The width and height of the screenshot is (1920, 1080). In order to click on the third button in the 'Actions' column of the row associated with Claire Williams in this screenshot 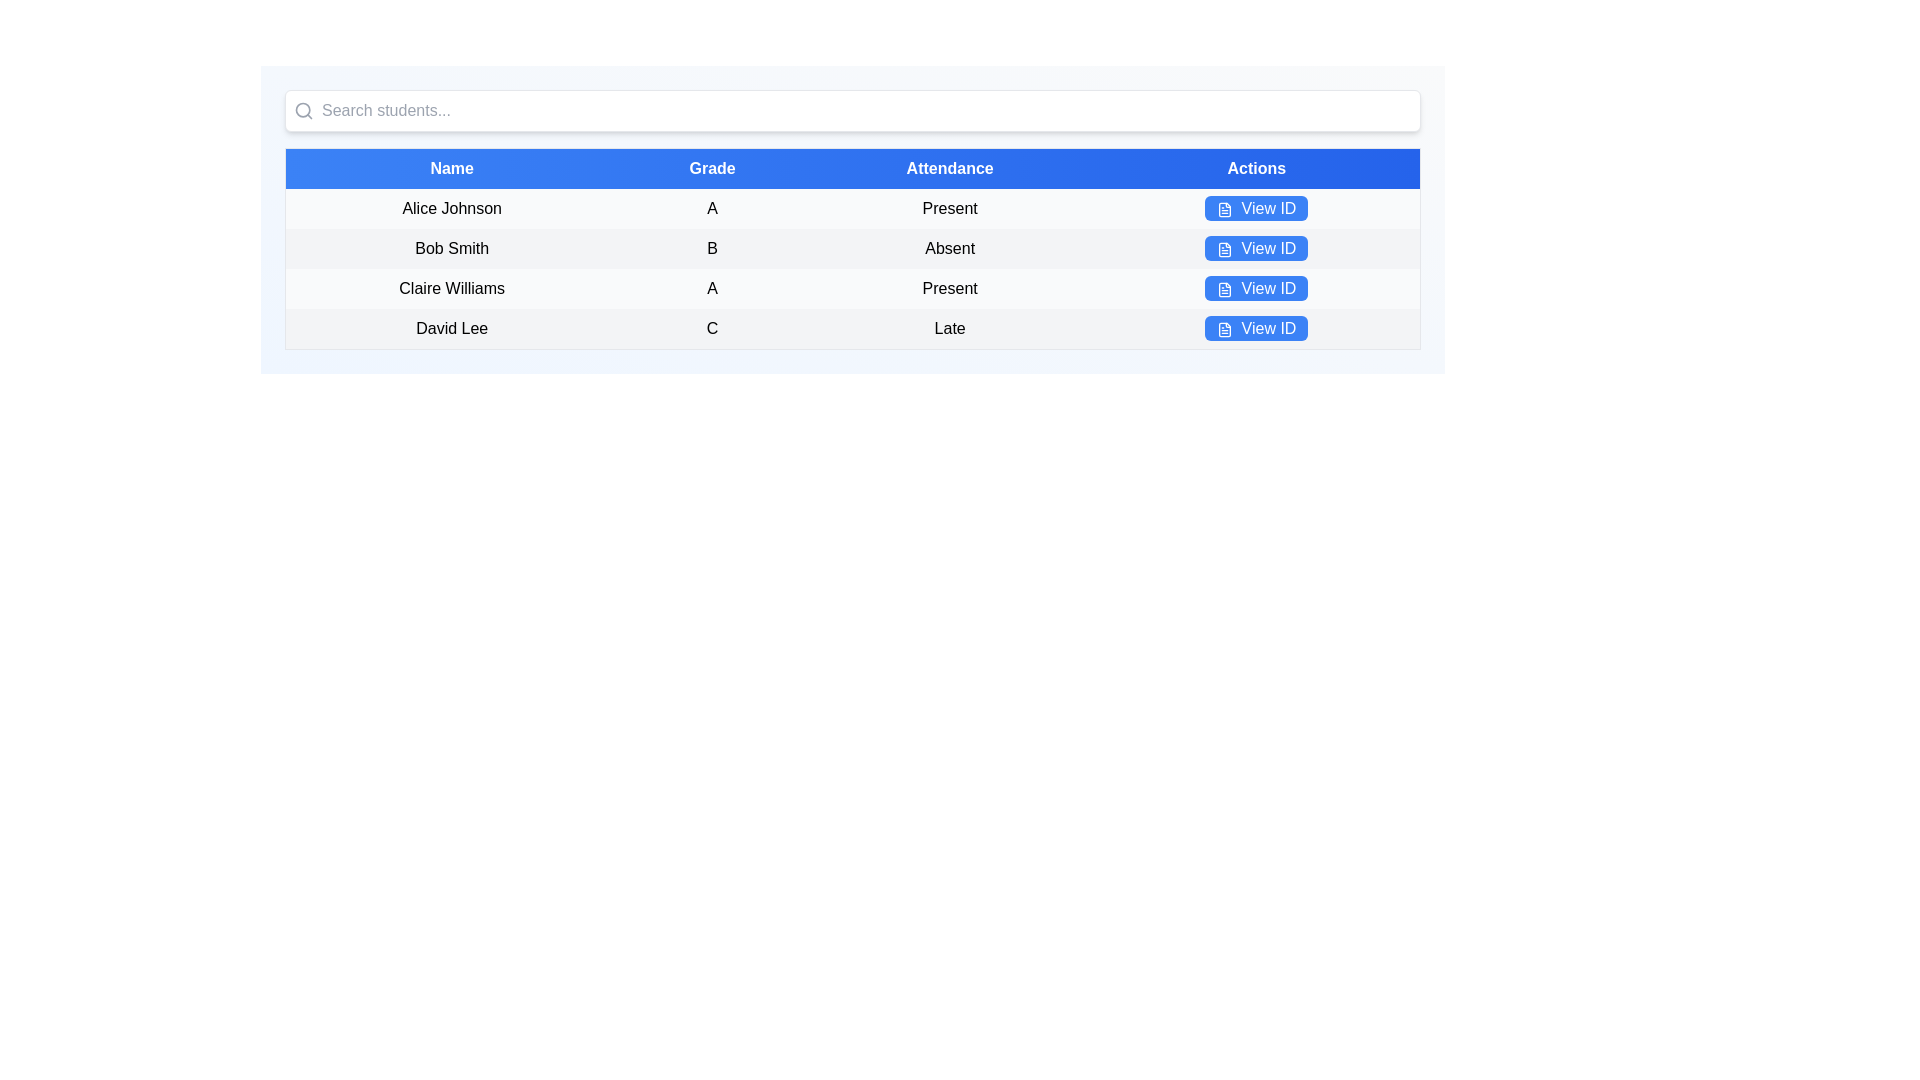, I will do `click(1256, 289)`.